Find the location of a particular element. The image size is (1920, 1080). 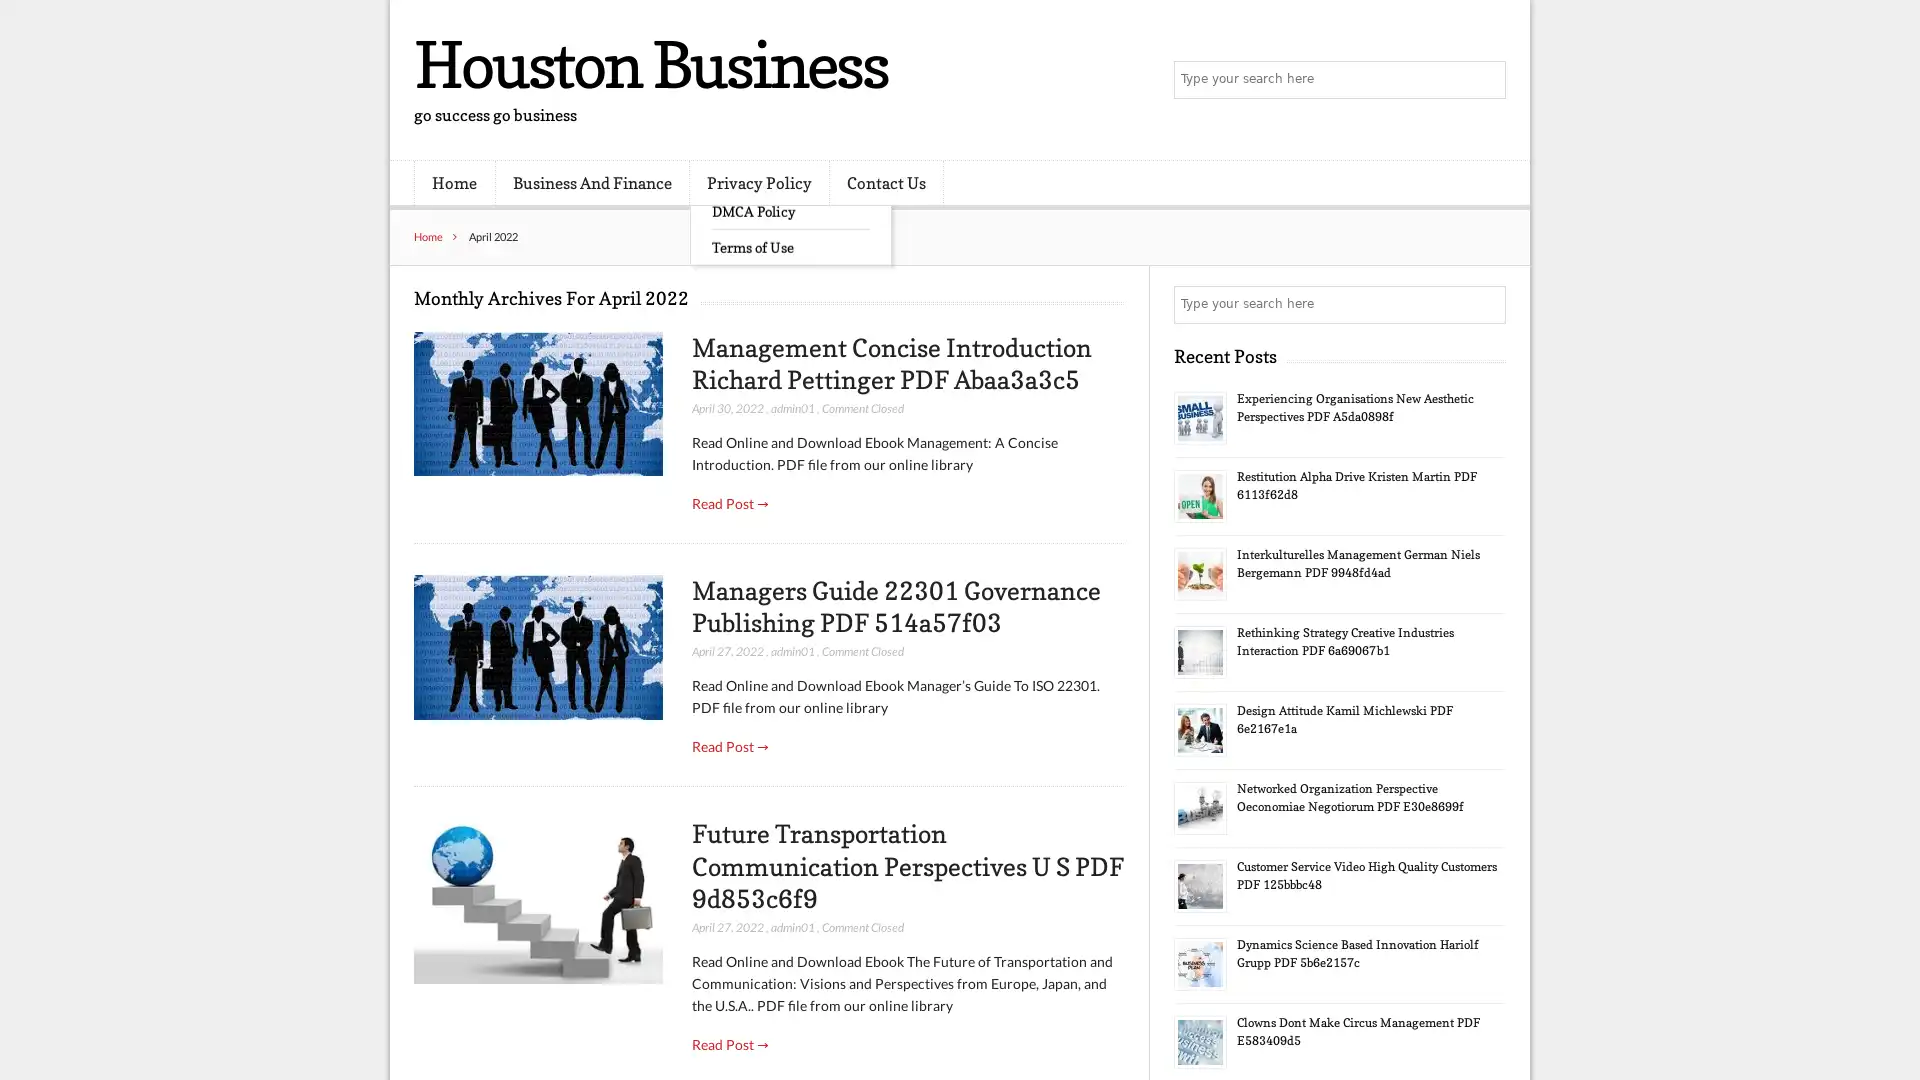

Search is located at coordinates (1485, 304).